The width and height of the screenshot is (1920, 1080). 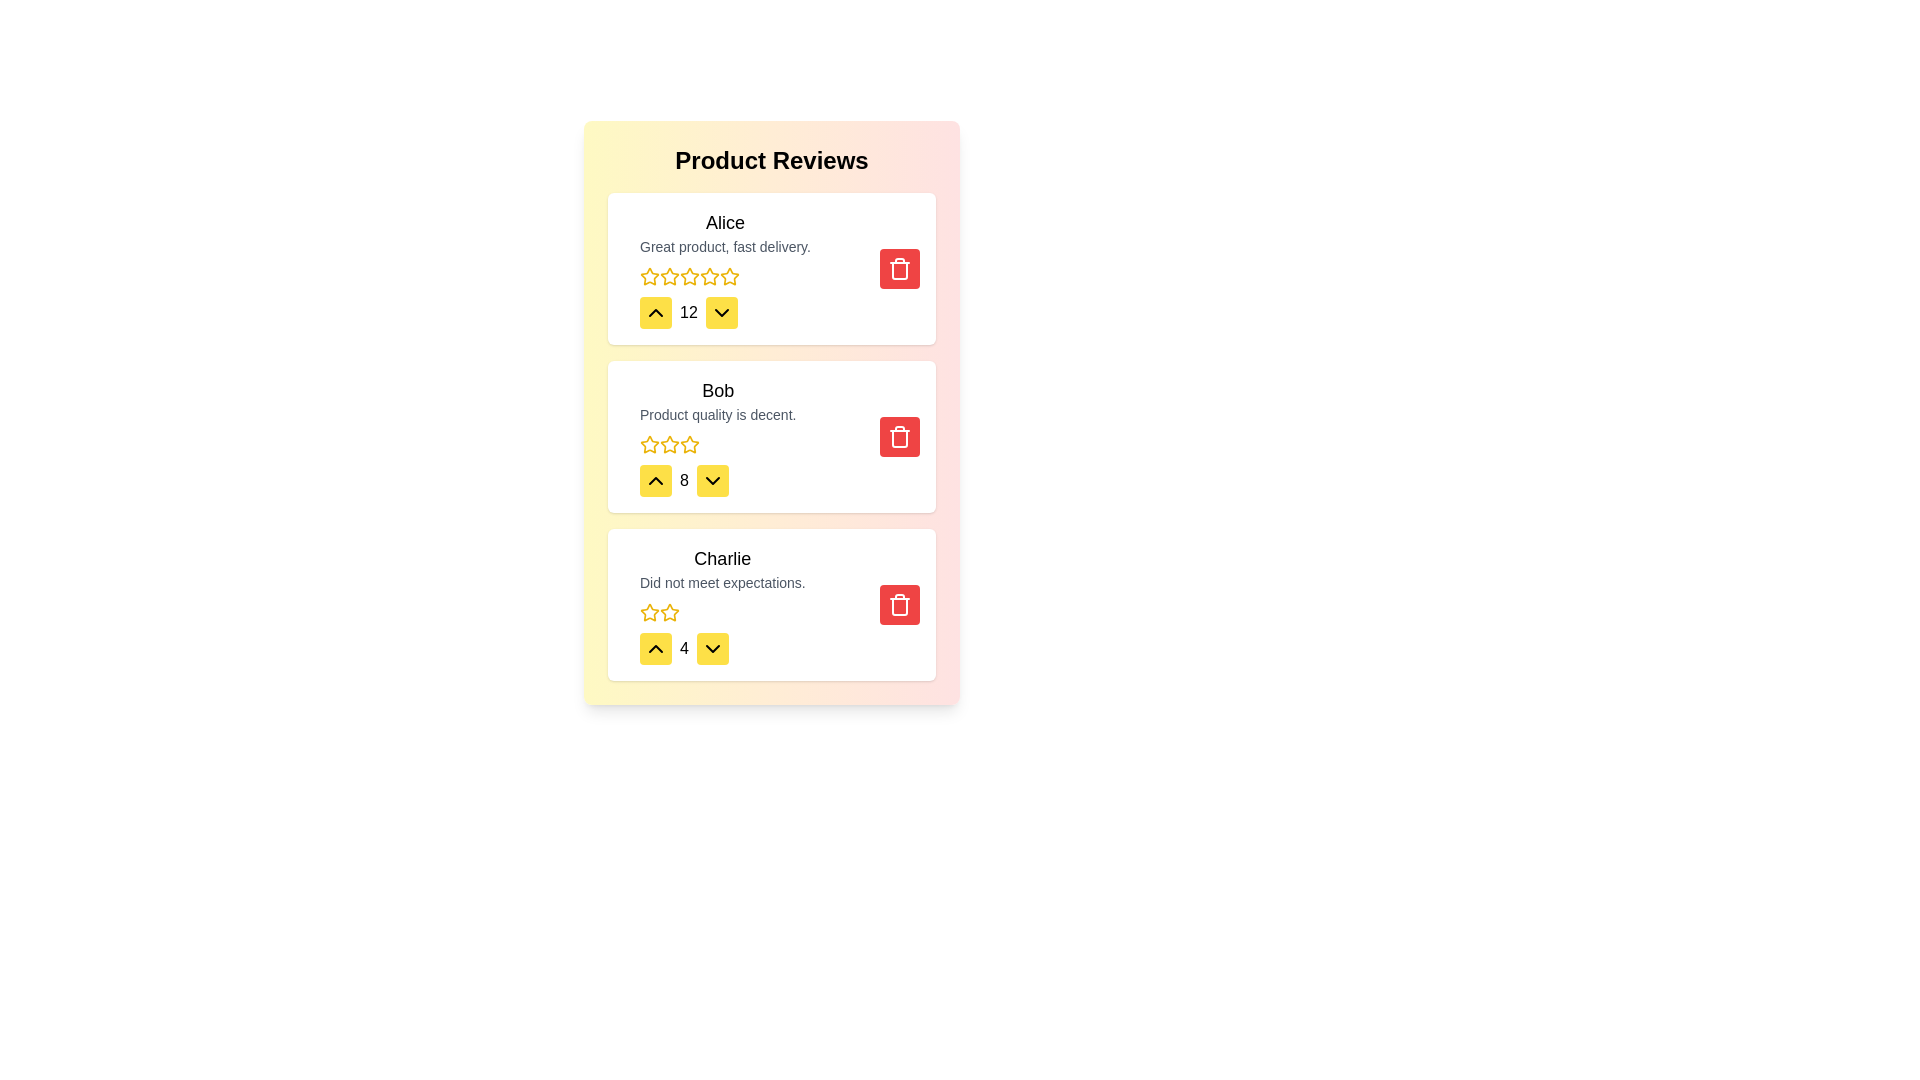 I want to click on delete button for the review by Bob, so click(x=899, y=435).